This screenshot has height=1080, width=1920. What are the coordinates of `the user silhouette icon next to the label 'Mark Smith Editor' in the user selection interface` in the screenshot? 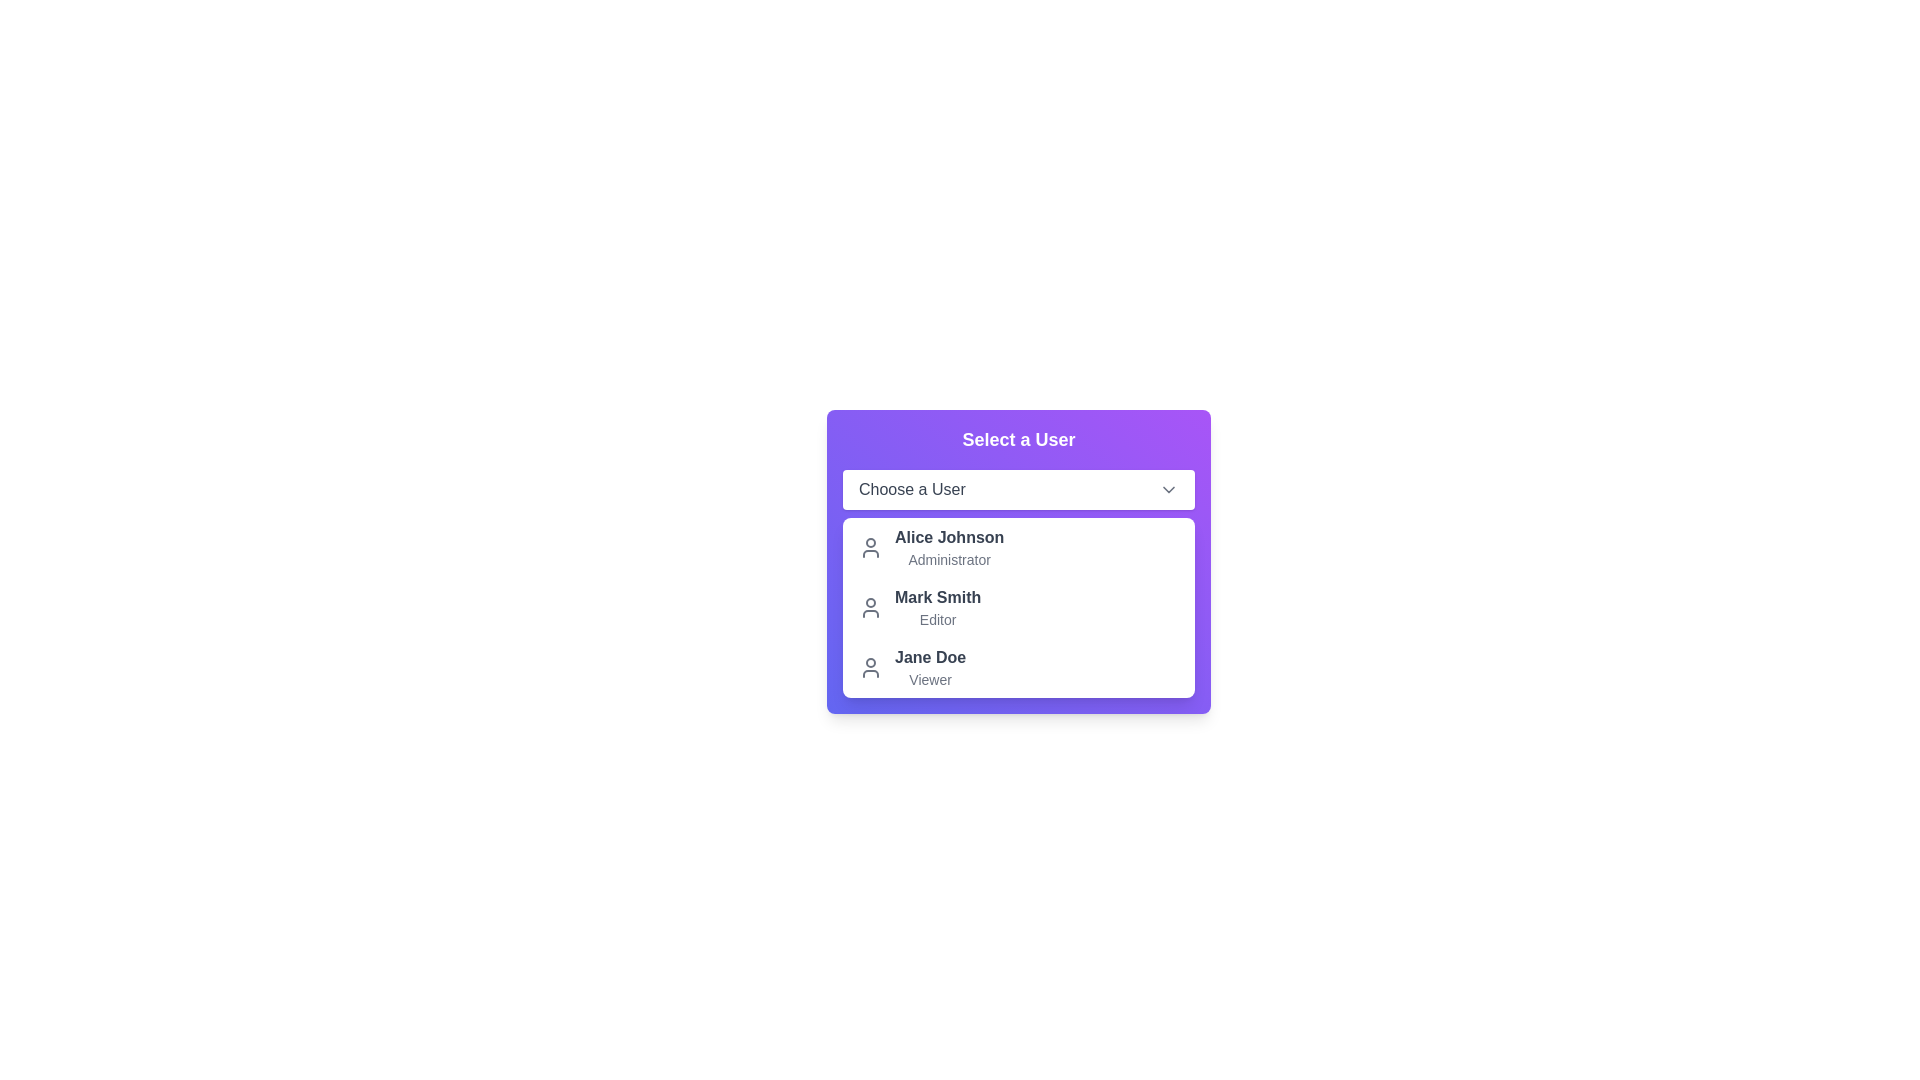 It's located at (870, 607).